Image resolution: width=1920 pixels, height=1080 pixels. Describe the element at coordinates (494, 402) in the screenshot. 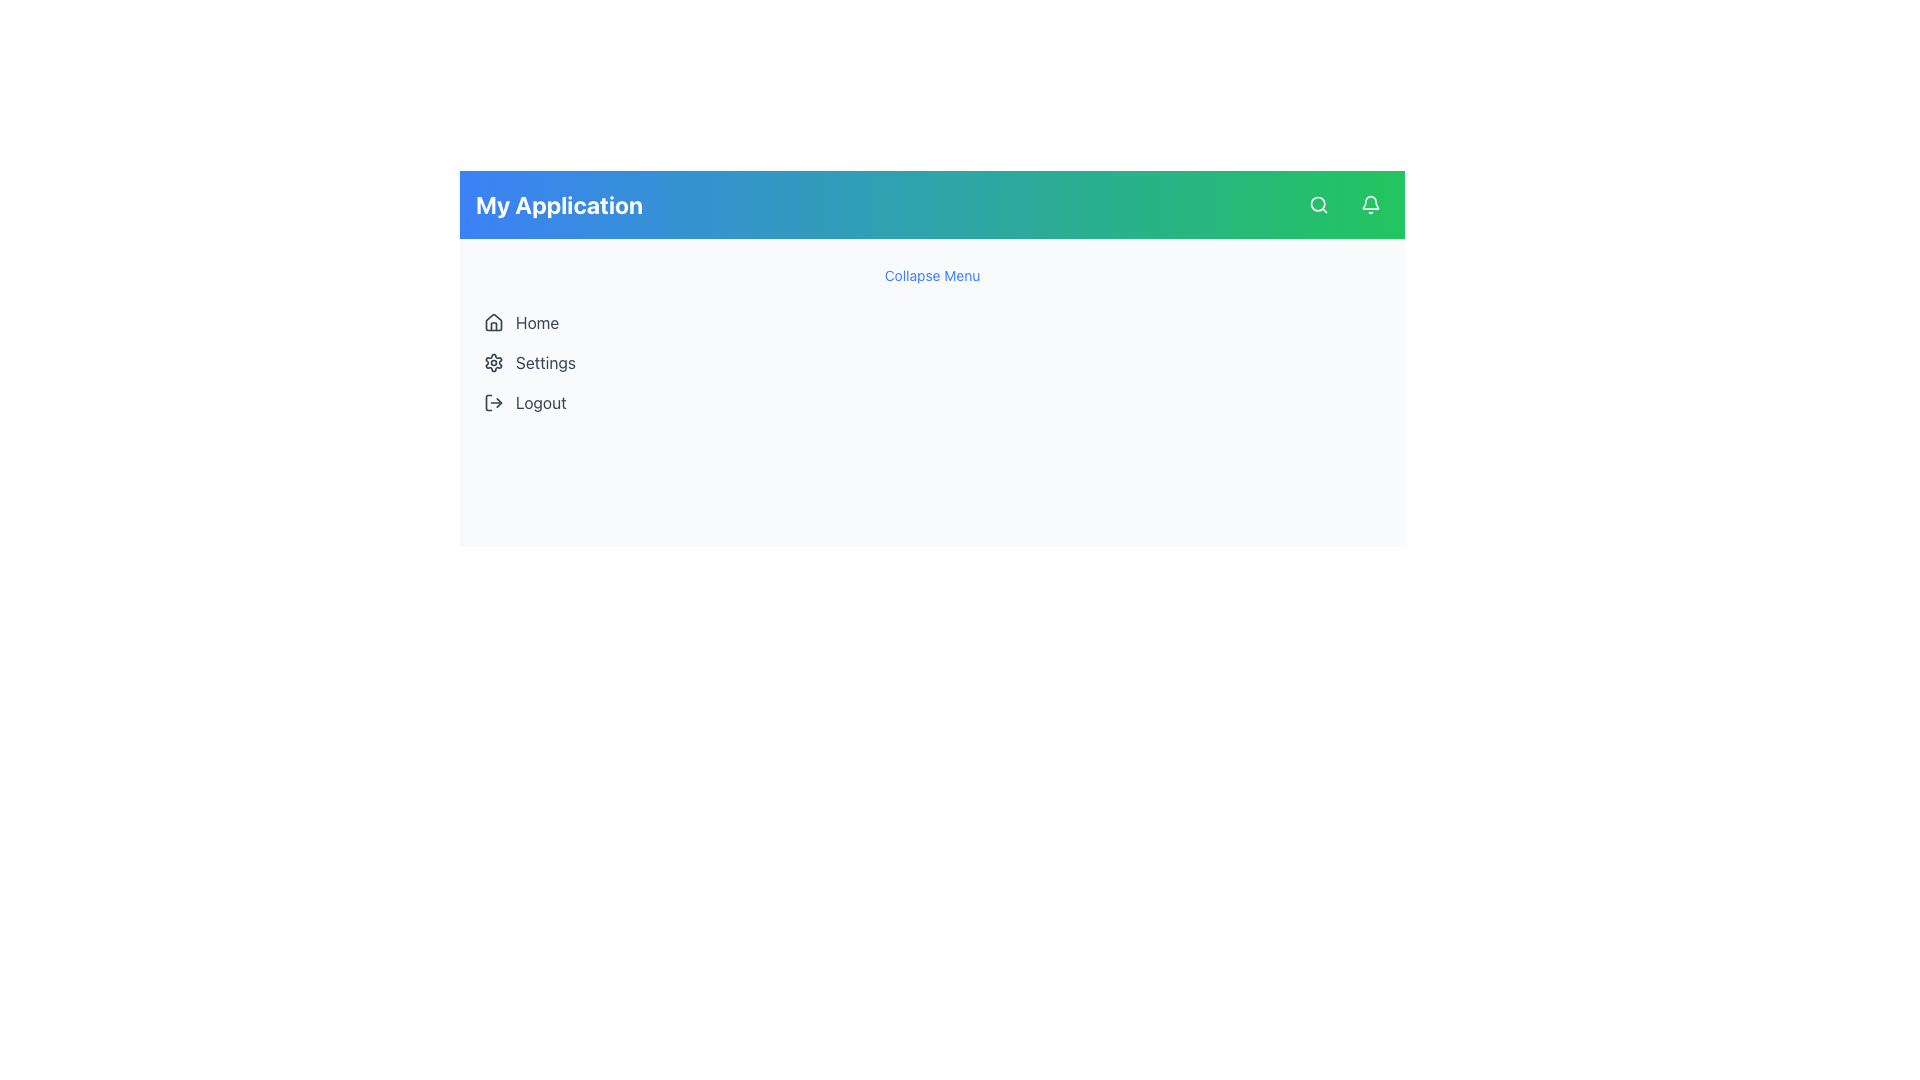

I see `the log-out button, which visually represents the log-out feature and is positioned to the left of the 'Logout' text label in the sidebar menu` at that location.